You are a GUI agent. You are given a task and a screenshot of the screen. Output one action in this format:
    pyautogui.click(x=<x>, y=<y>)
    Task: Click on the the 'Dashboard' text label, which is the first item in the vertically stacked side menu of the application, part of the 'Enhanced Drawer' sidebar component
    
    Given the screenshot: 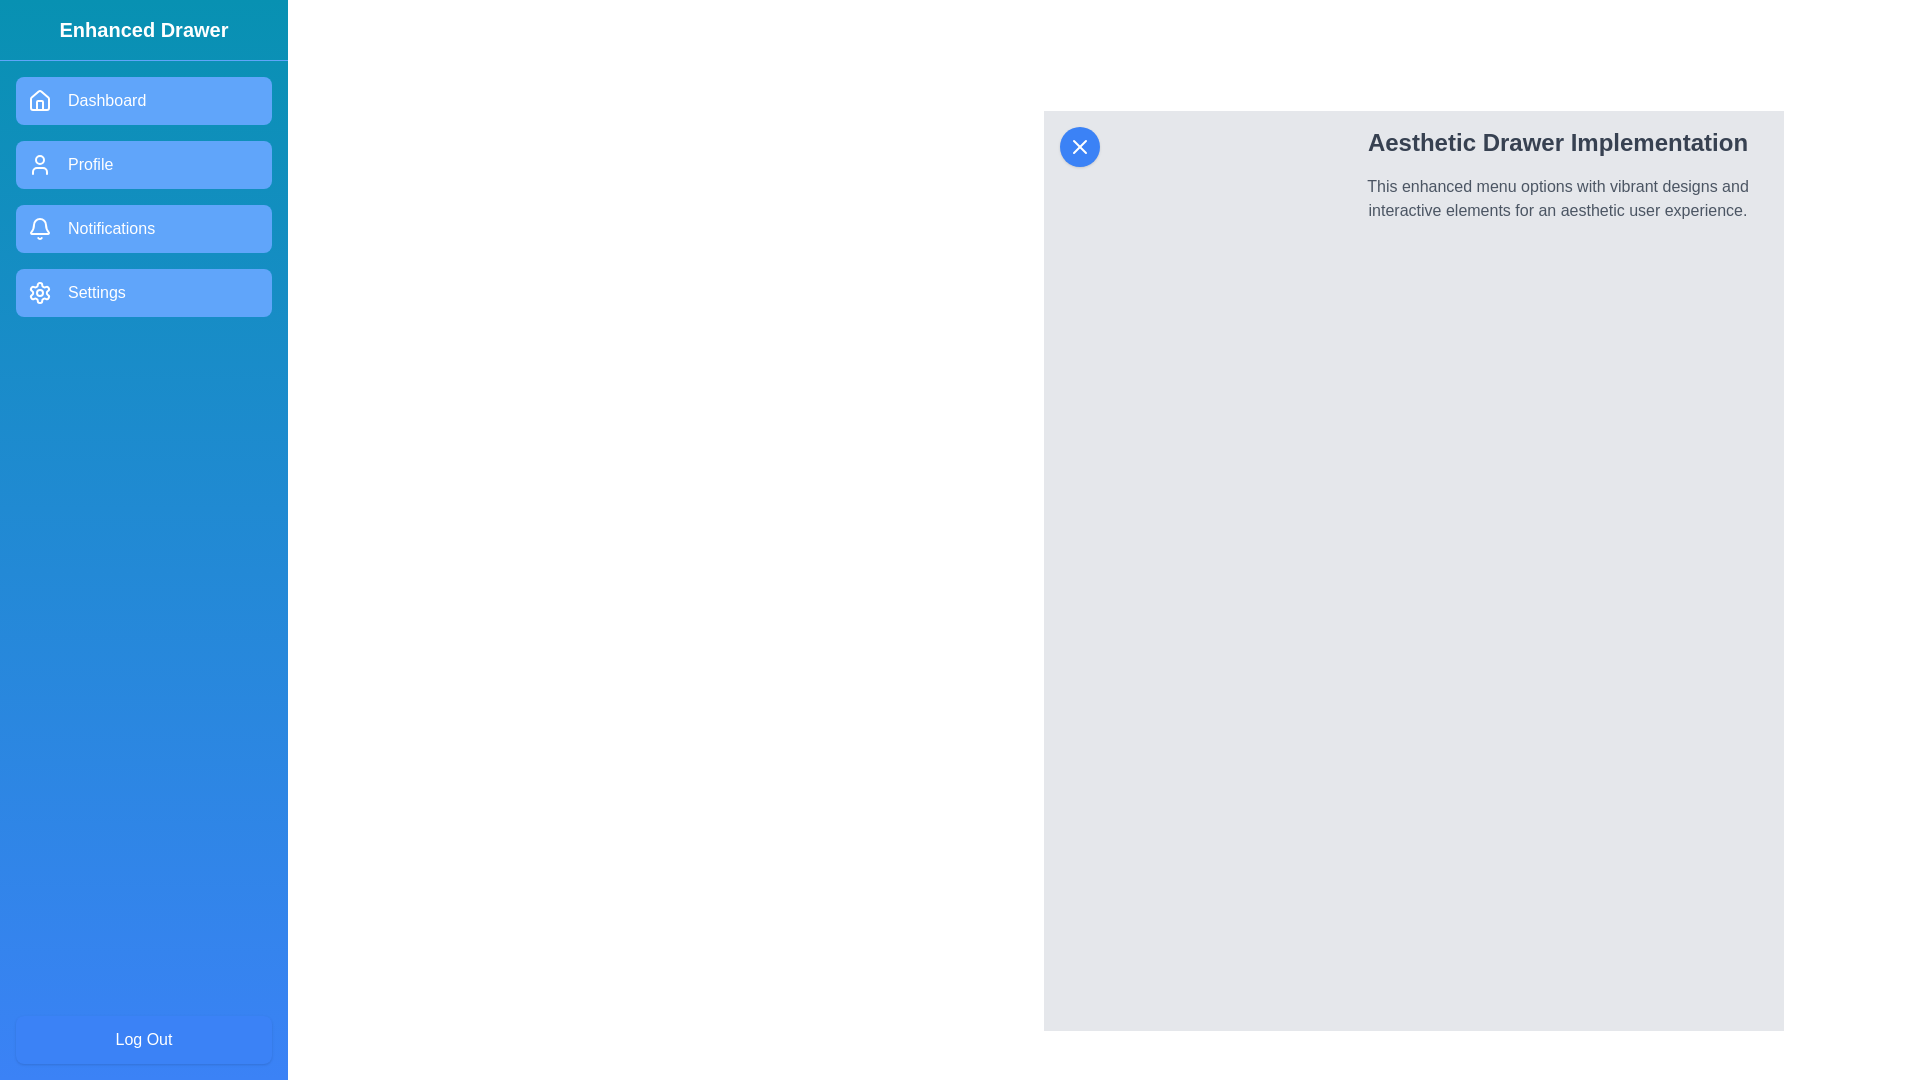 What is the action you would take?
    pyautogui.click(x=106, y=100)
    